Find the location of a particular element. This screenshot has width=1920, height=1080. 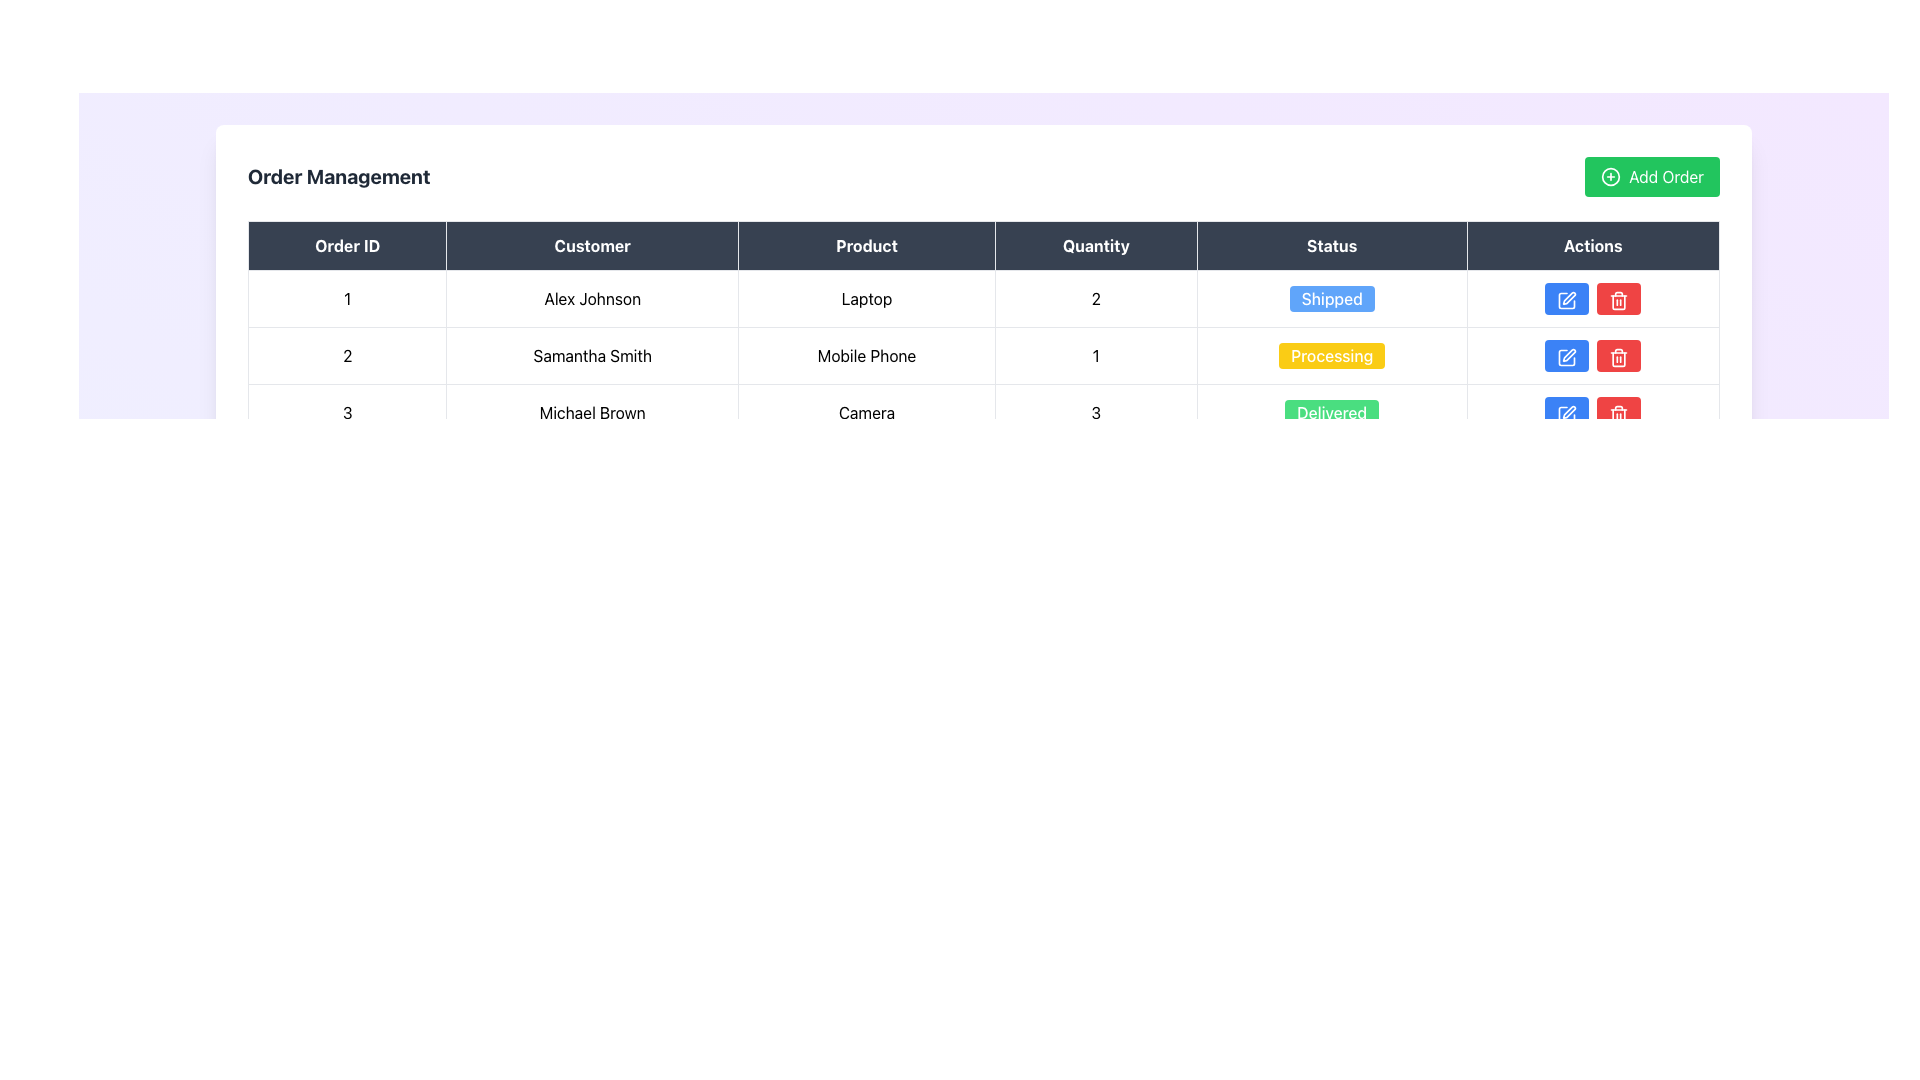

the table header cell labeled 'Status' which is part of a dark gray background in the fifth column of the table header is located at coordinates (1332, 245).